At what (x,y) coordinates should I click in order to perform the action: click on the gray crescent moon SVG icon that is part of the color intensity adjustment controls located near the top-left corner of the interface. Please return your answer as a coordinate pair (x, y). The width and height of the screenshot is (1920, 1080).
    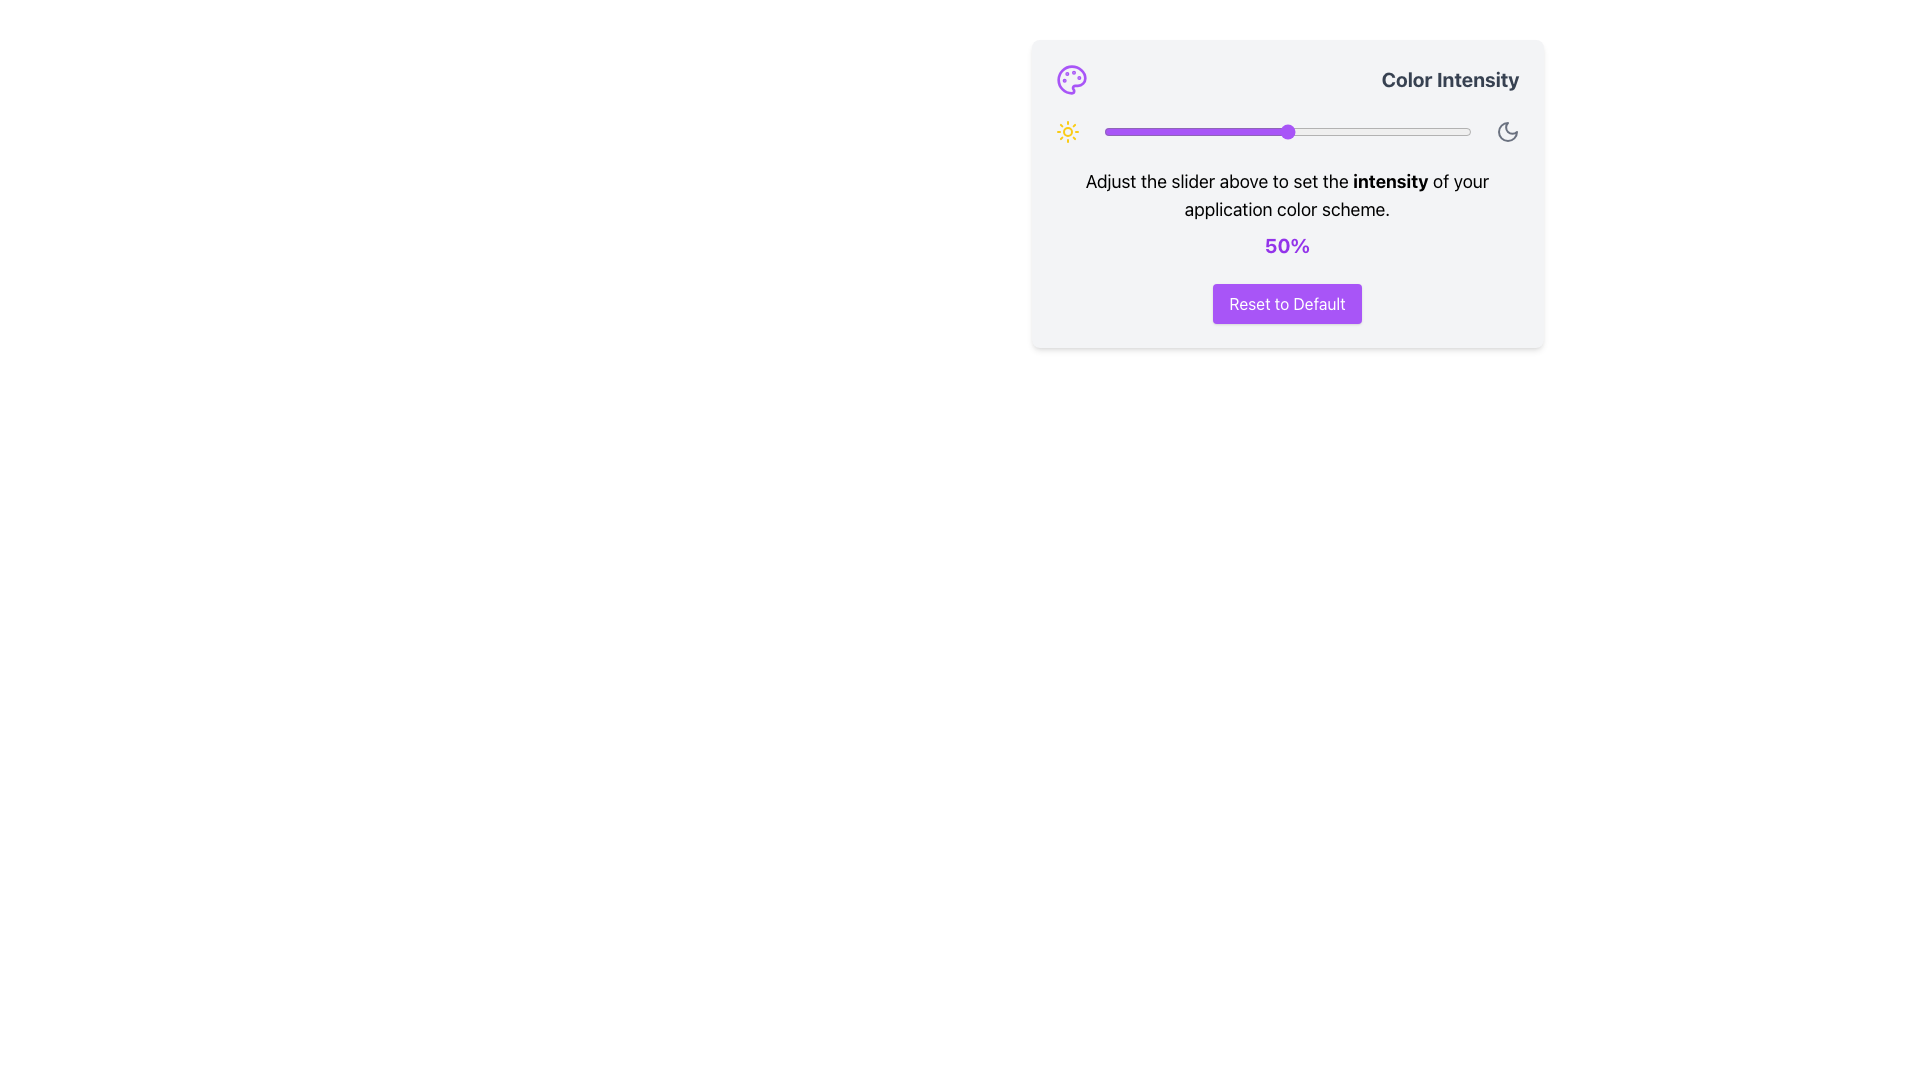
    Looking at the image, I should click on (1507, 131).